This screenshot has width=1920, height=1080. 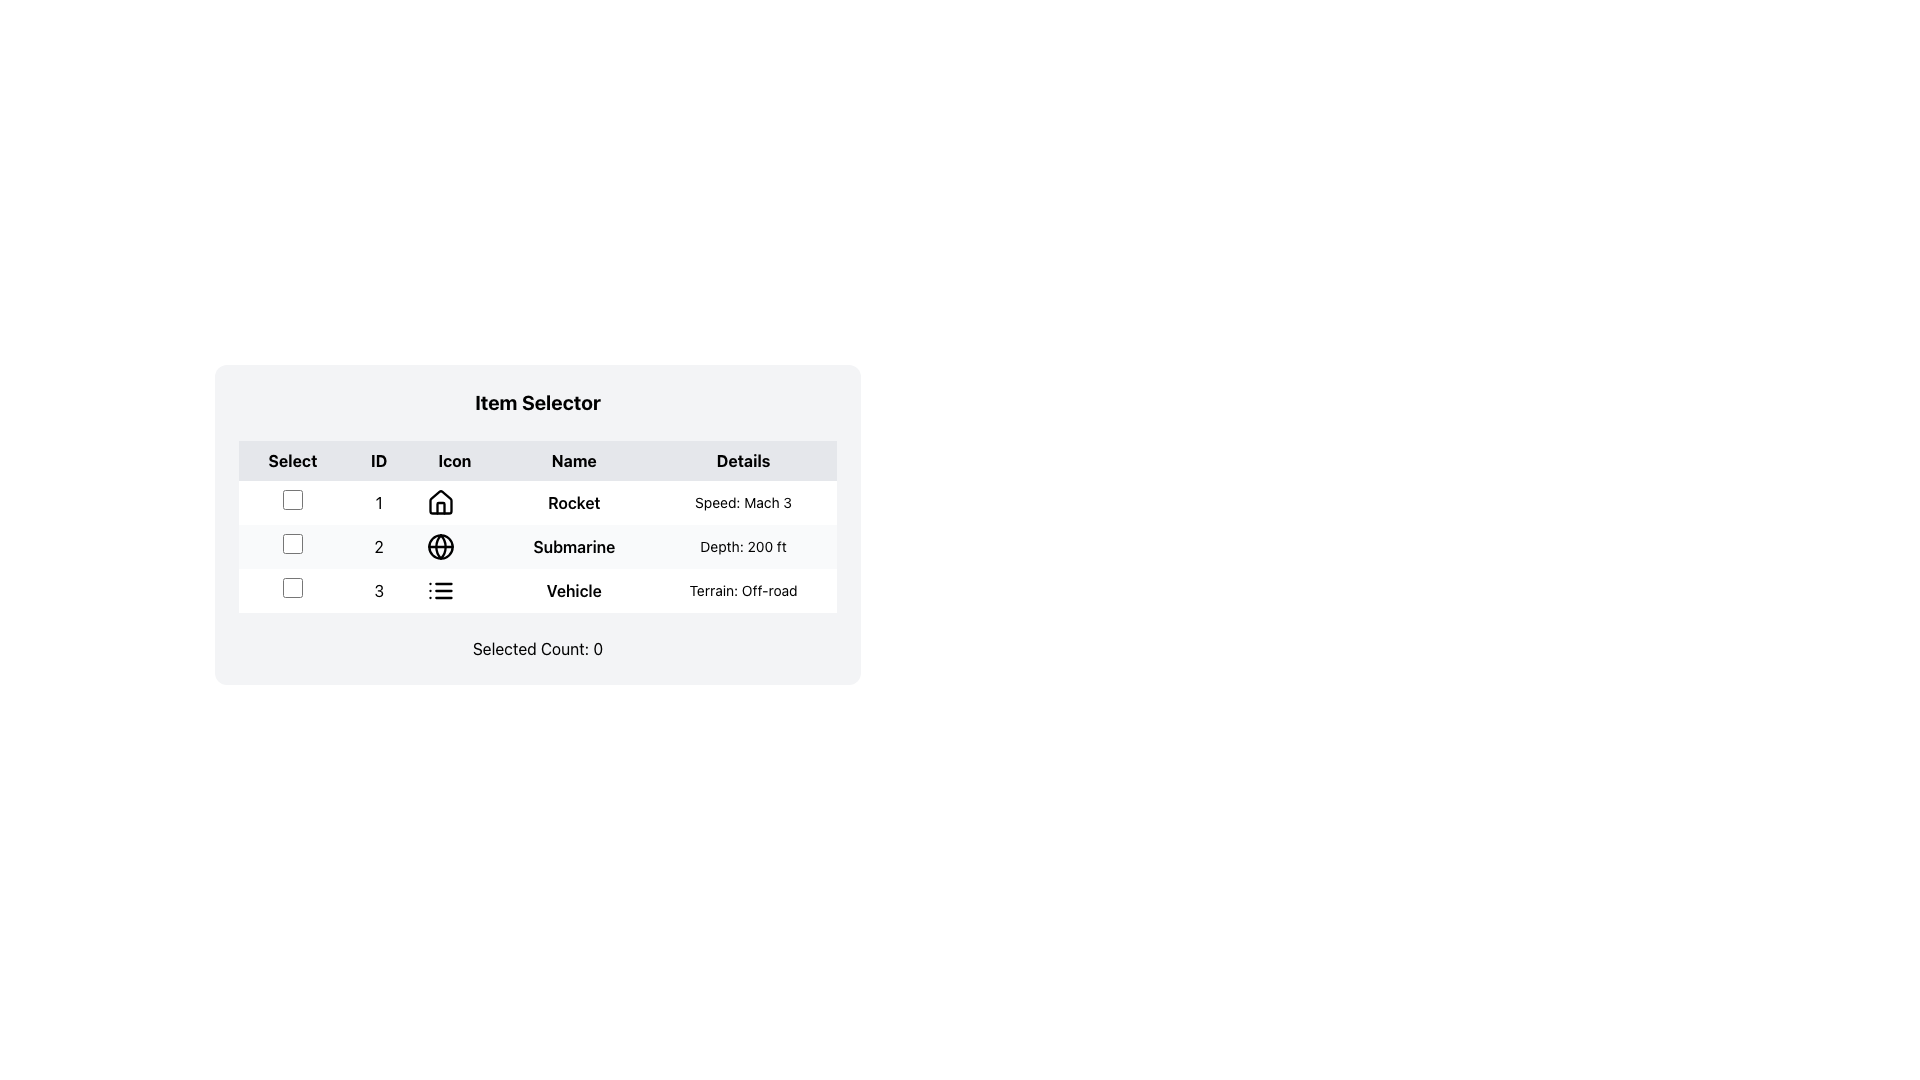 What do you see at coordinates (573, 547) in the screenshot?
I see `the text label displaying 'Submarine' in bold font, located in the second row of the table under the 'Name' column` at bounding box center [573, 547].